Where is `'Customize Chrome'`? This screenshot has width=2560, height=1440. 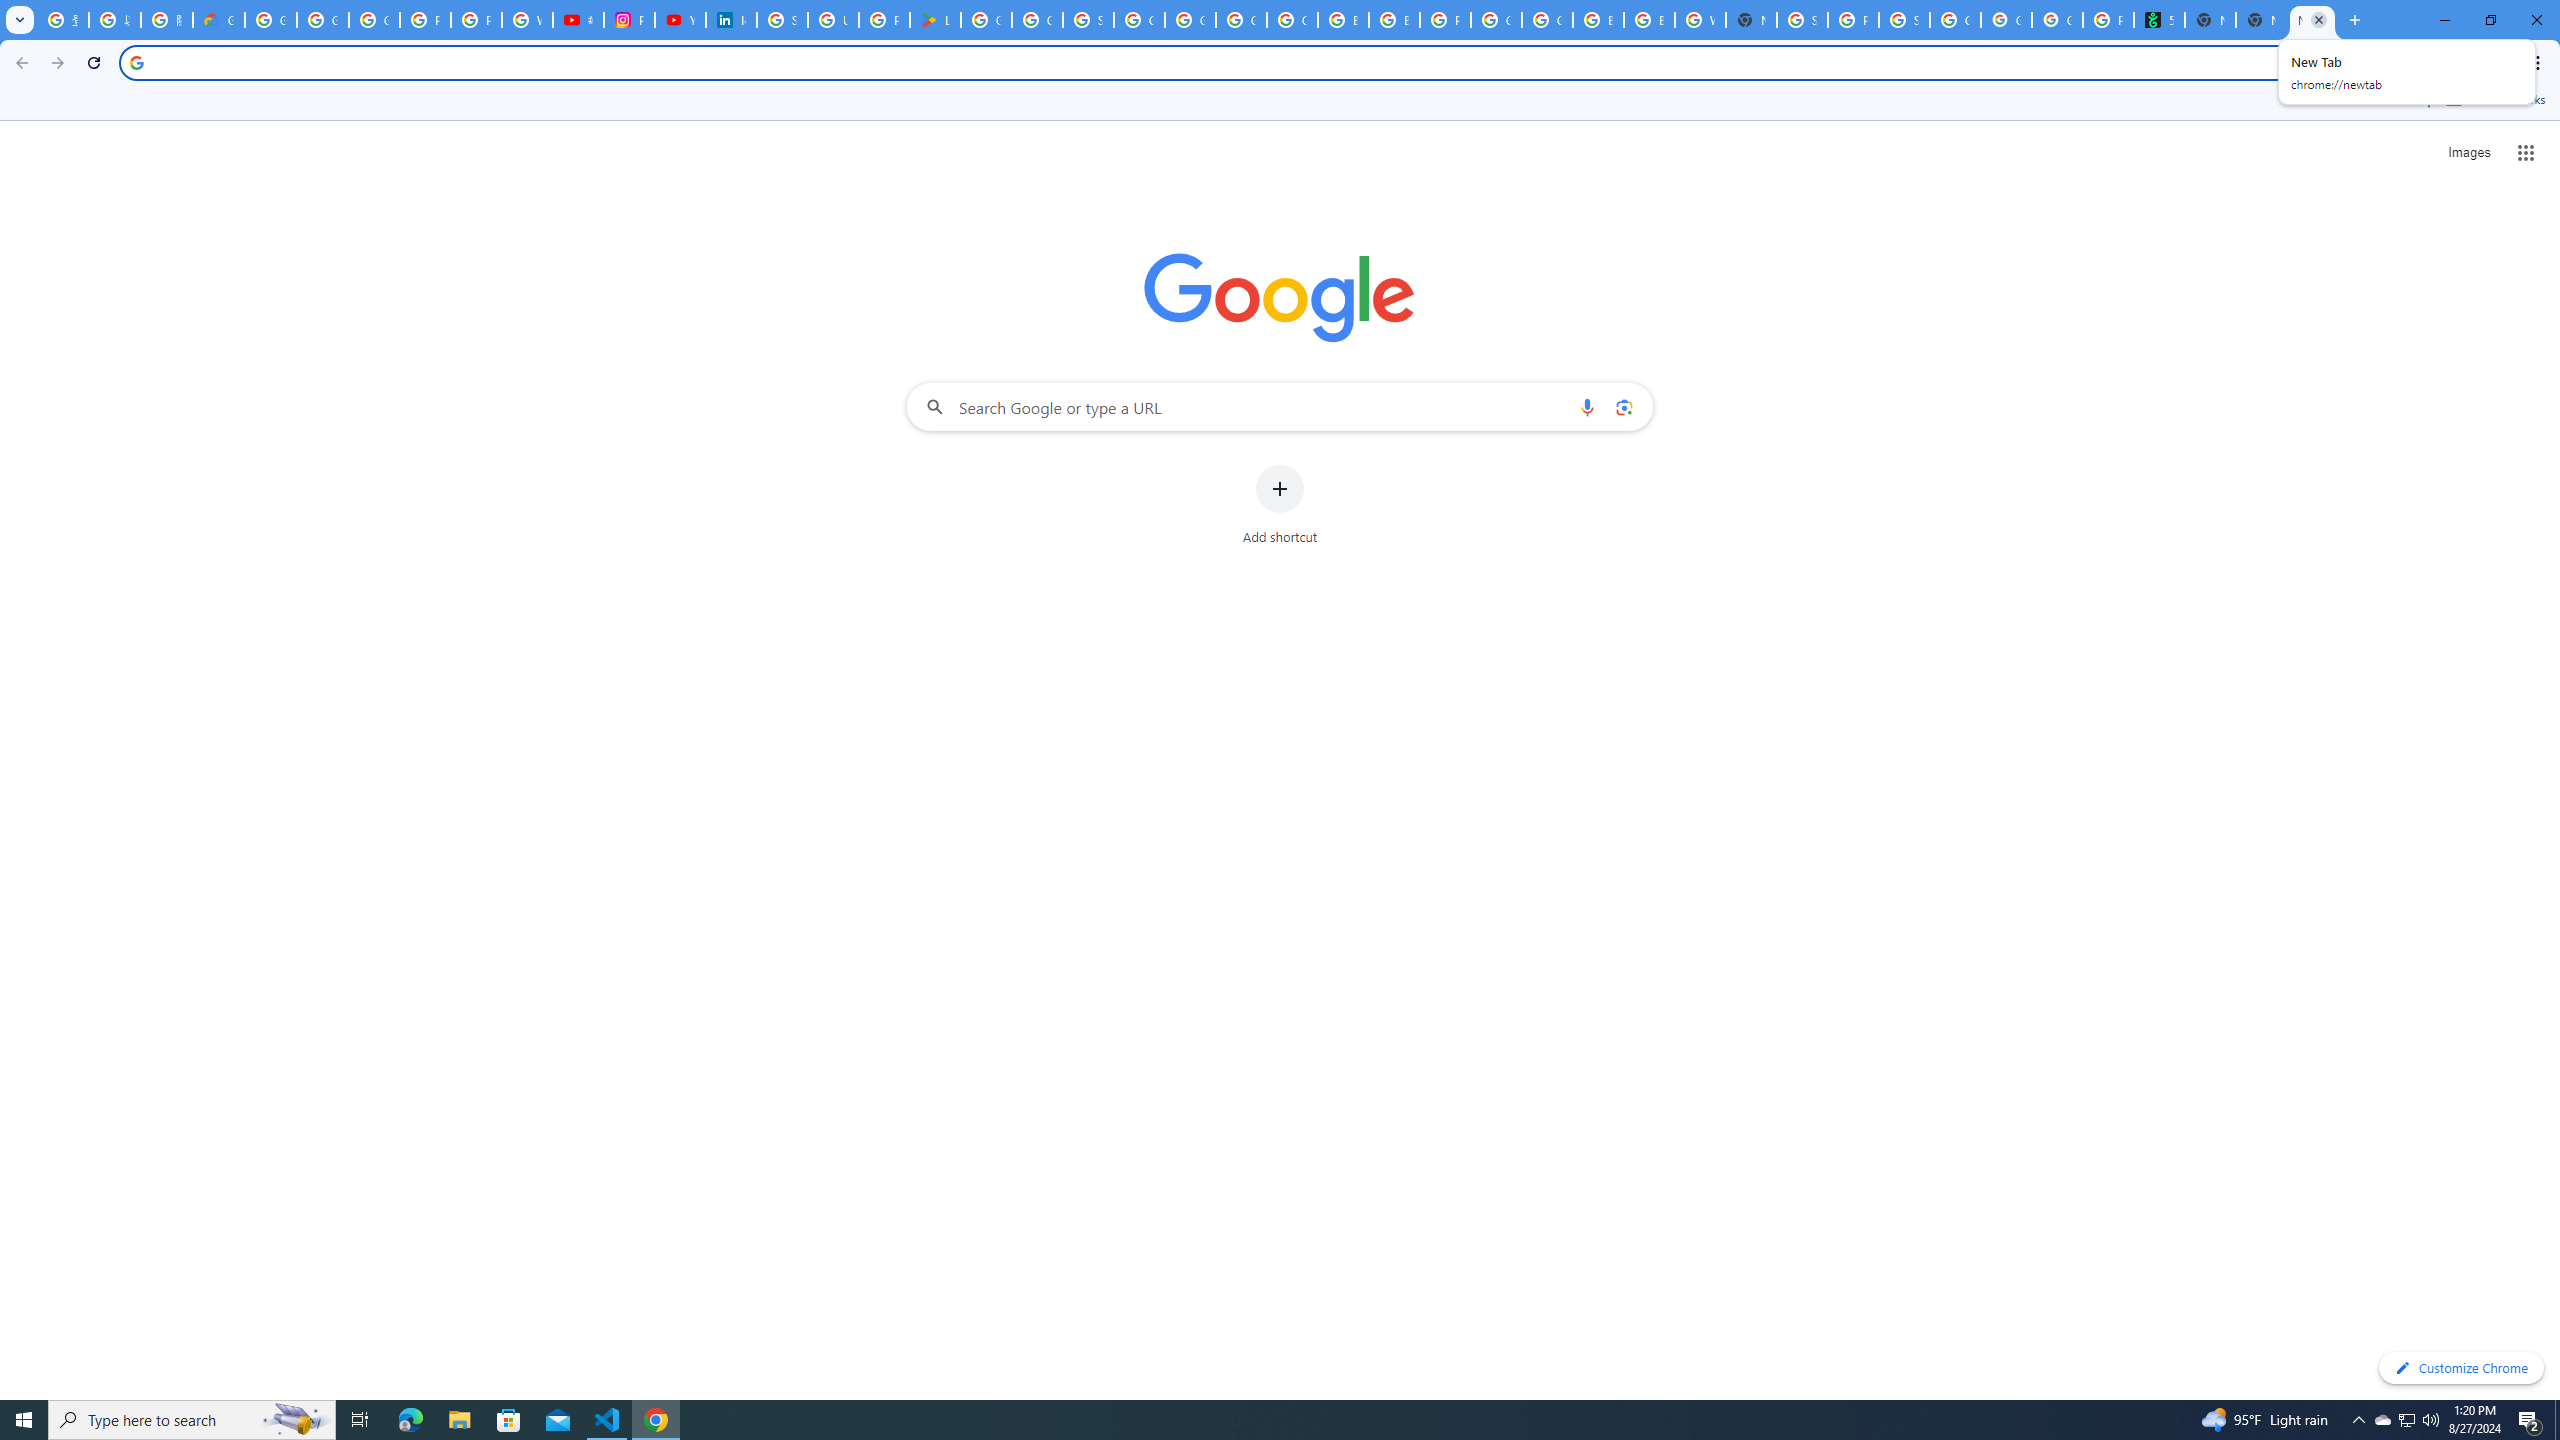
'Customize Chrome' is located at coordinates (2461, 1367).